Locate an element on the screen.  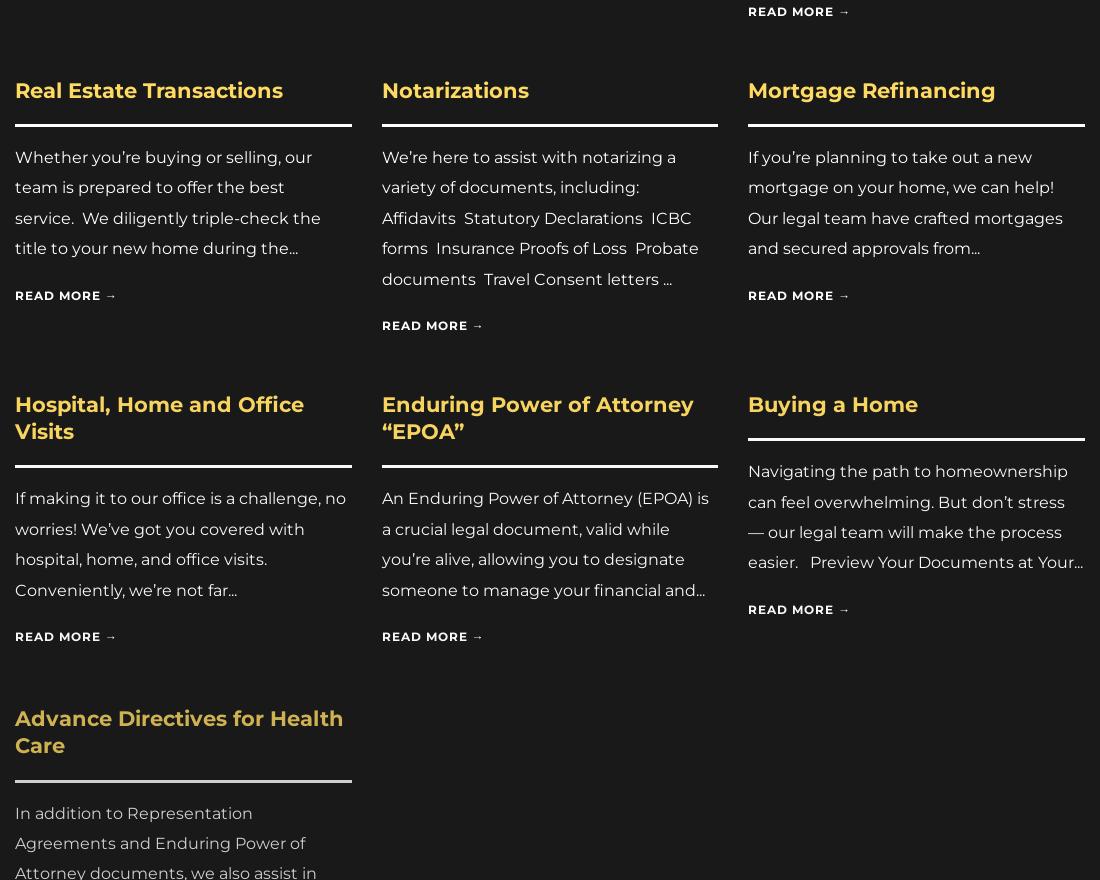
'Navigating the path to homeownership can feel overwhelming. But don’t stress — our legal team will make the process easier.   Preview Your Documents at Your...' is located at coordinates (915, 515).